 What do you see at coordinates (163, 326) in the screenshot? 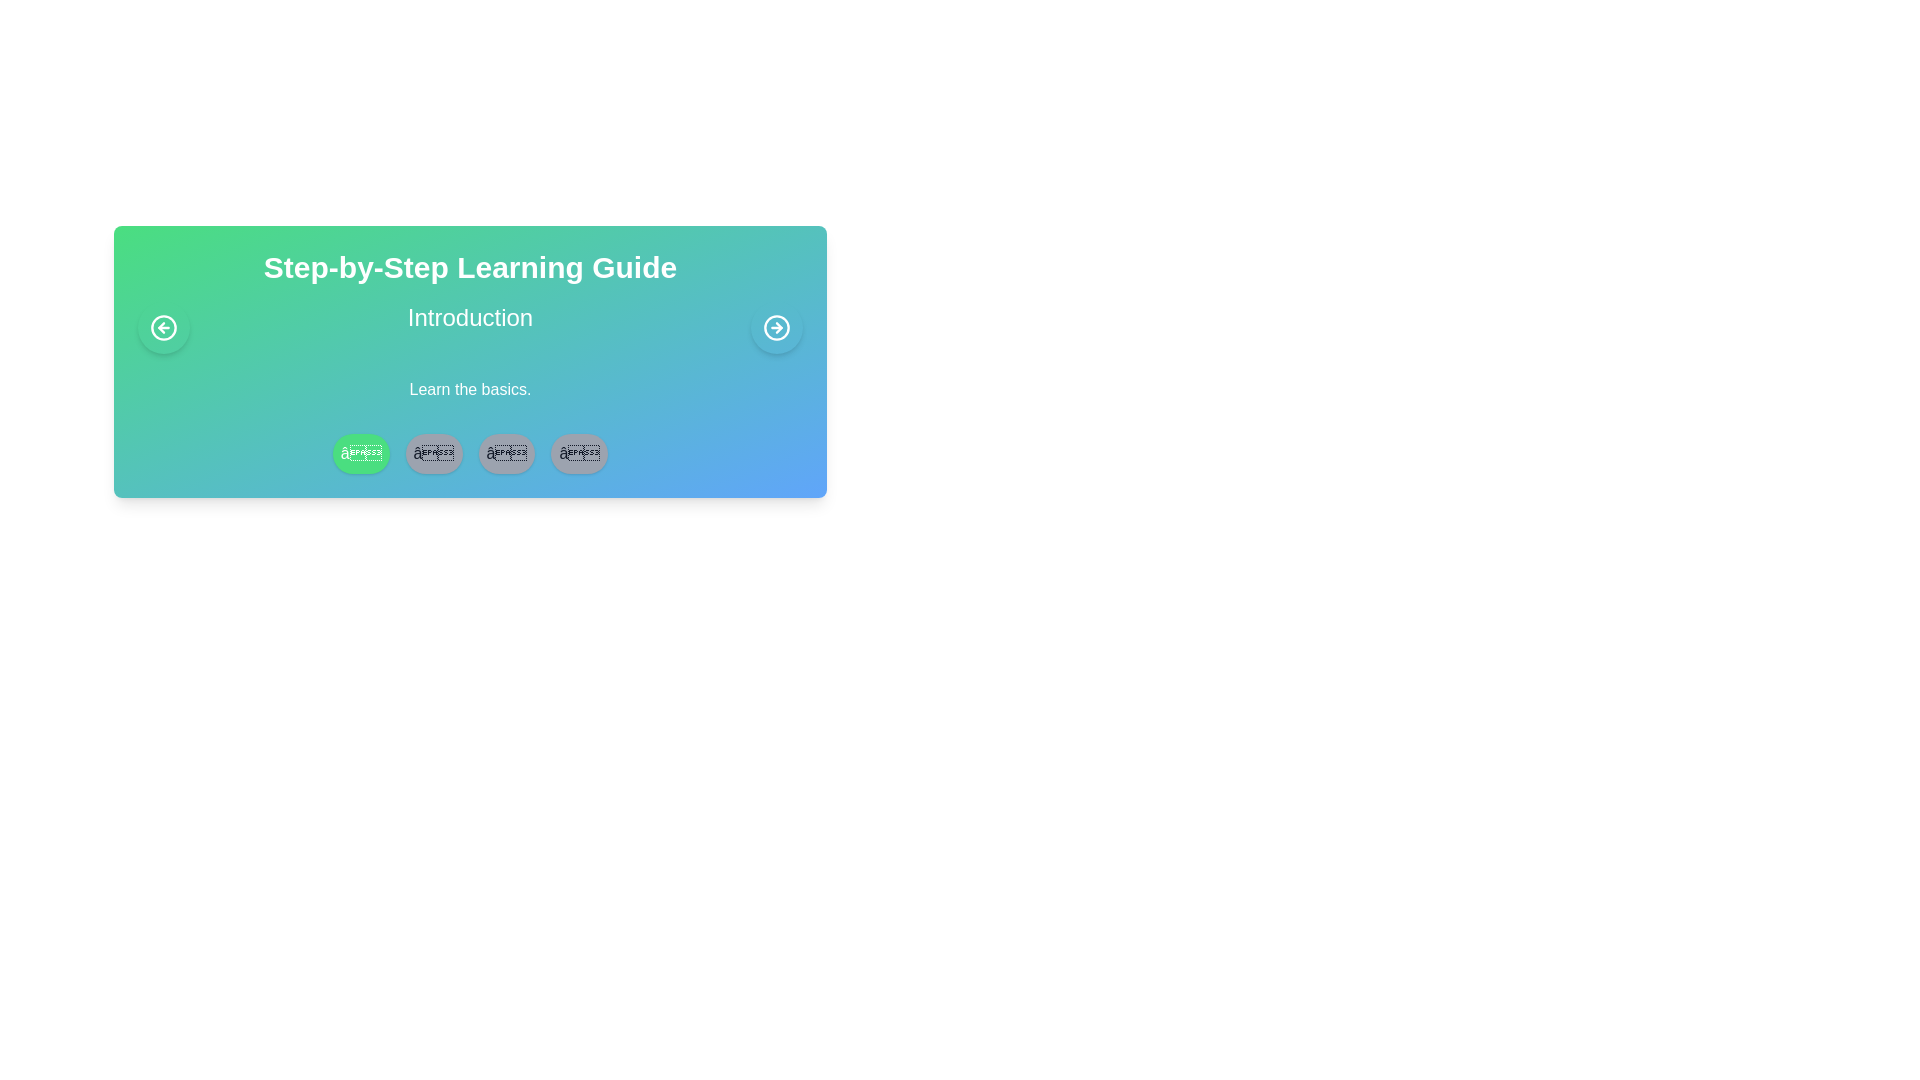
I see `the circular green button with a leftward arrow icon located on the left side of the panel, adjacent to the text 'Introduction'` at bounding box center [163, 326].